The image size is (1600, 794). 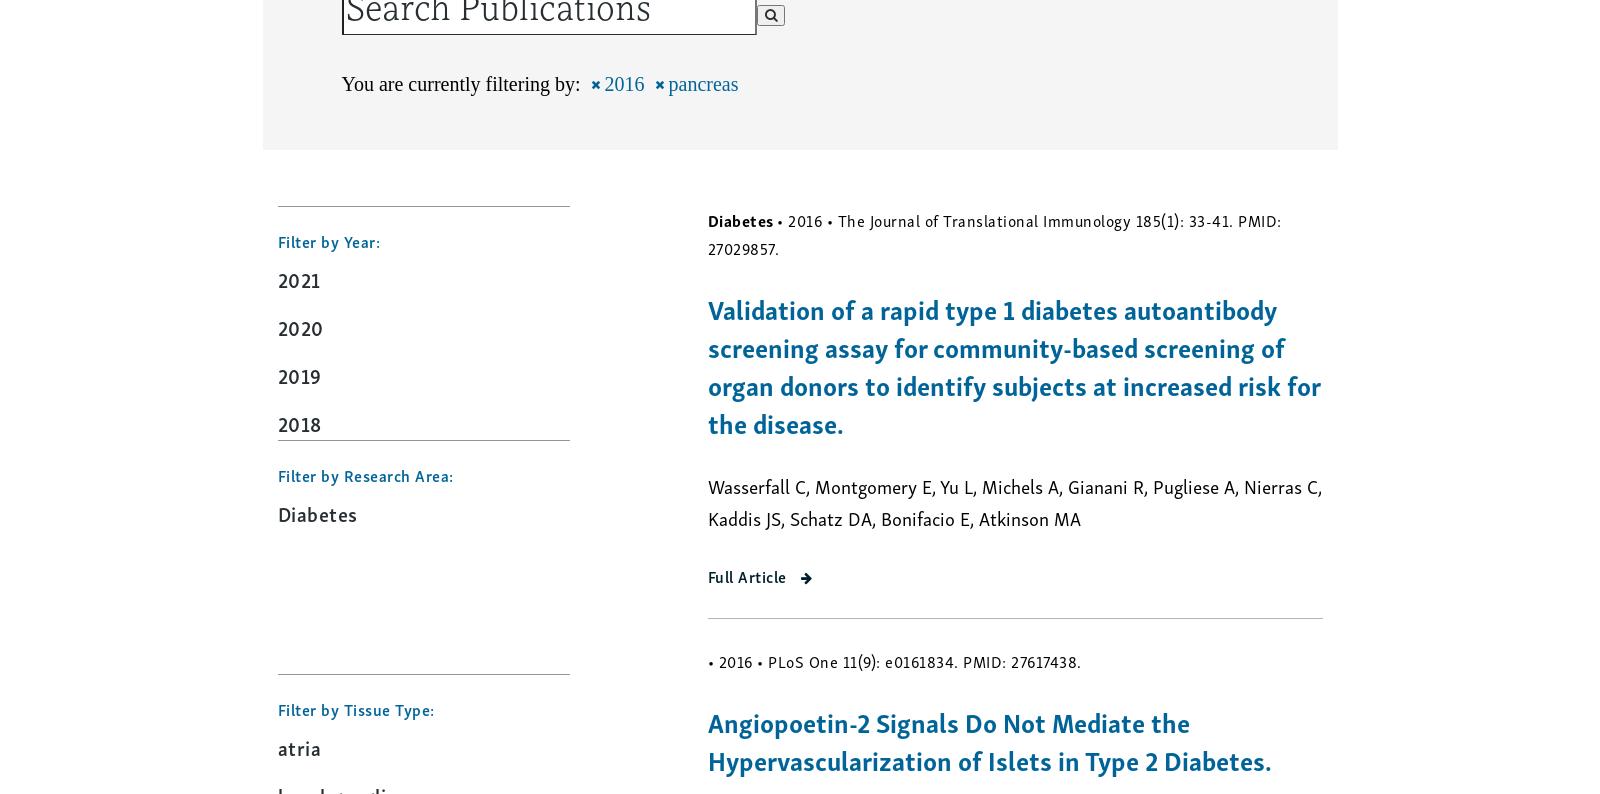 What do you see at coordinates (459, 81) in the screenshot?
I see `'You are currently filtering by:'` at bounding box center [459, 81].